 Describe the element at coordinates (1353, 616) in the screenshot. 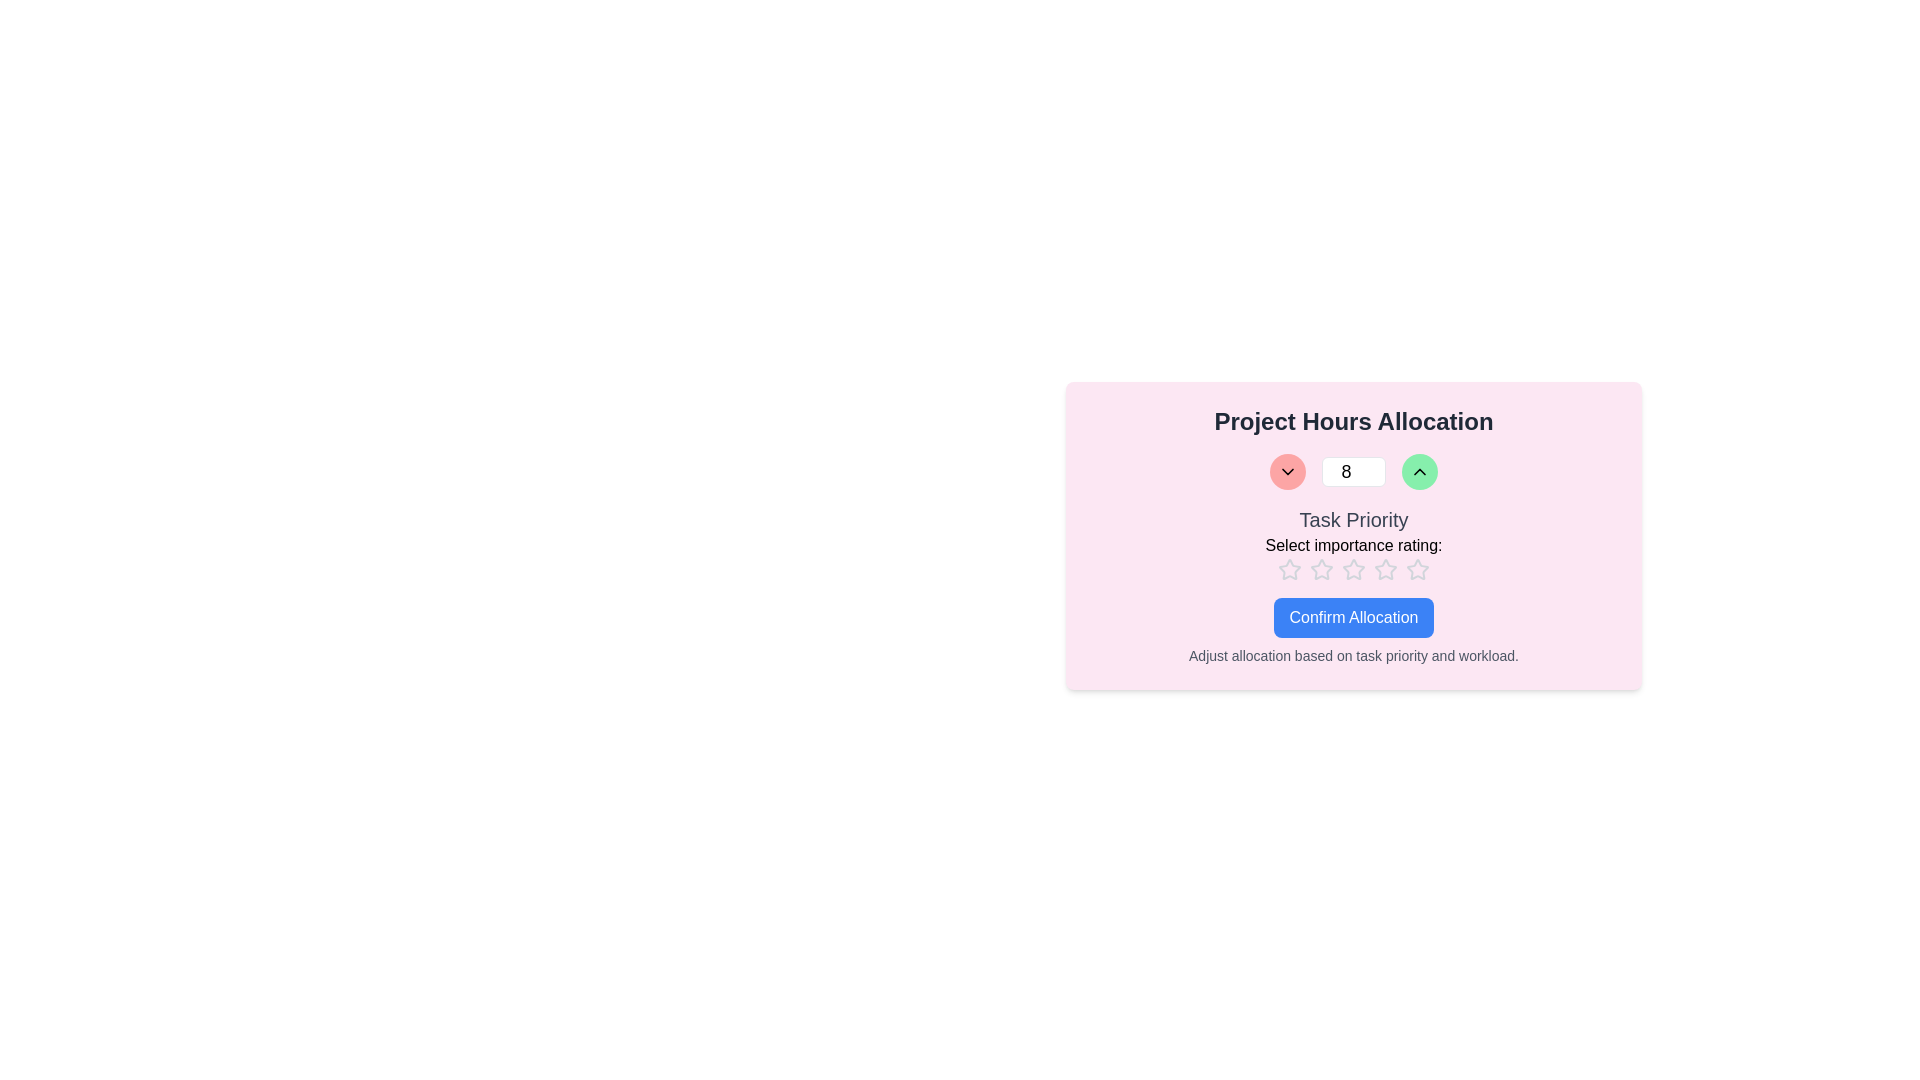

I see `the finalize allocation button located at the center of the panel under the 'Task Priority' rating options to confirm allocation` at that location.